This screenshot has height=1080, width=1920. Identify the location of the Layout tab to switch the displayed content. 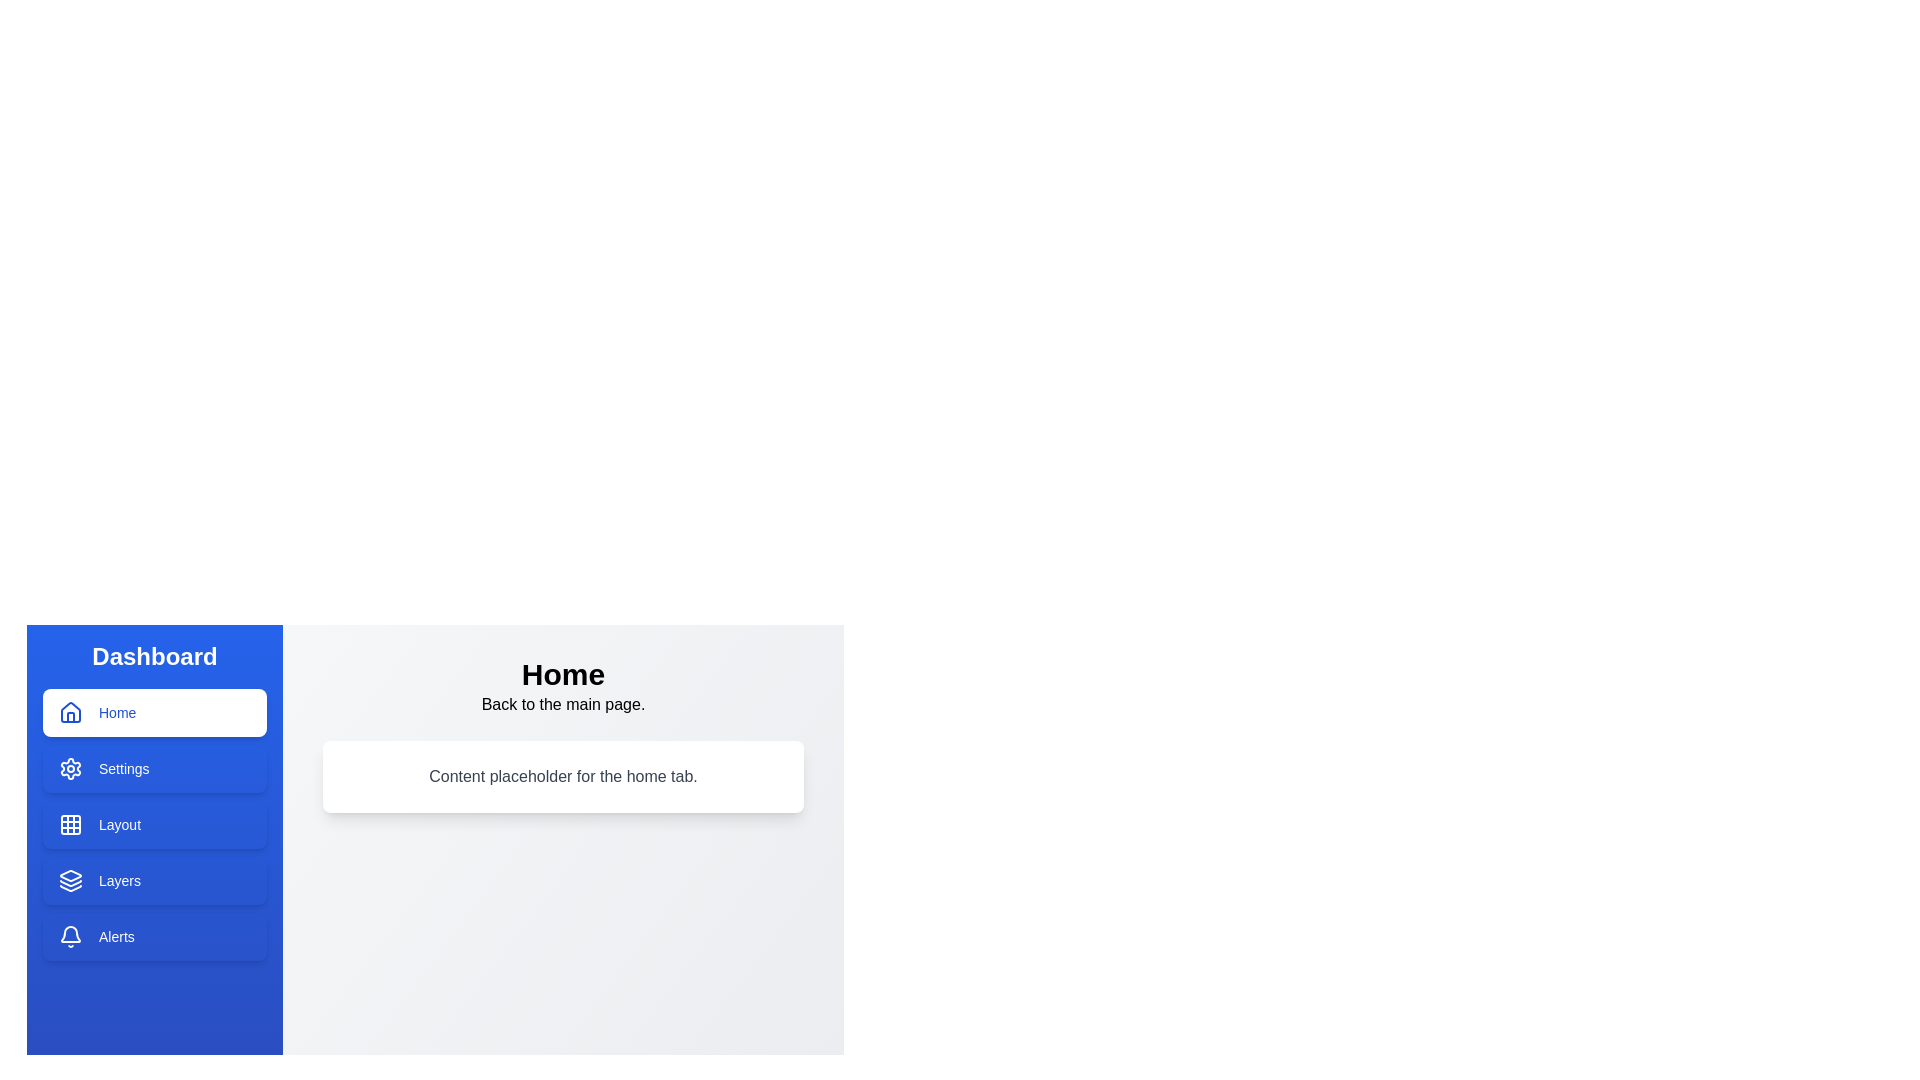
(153, 825).